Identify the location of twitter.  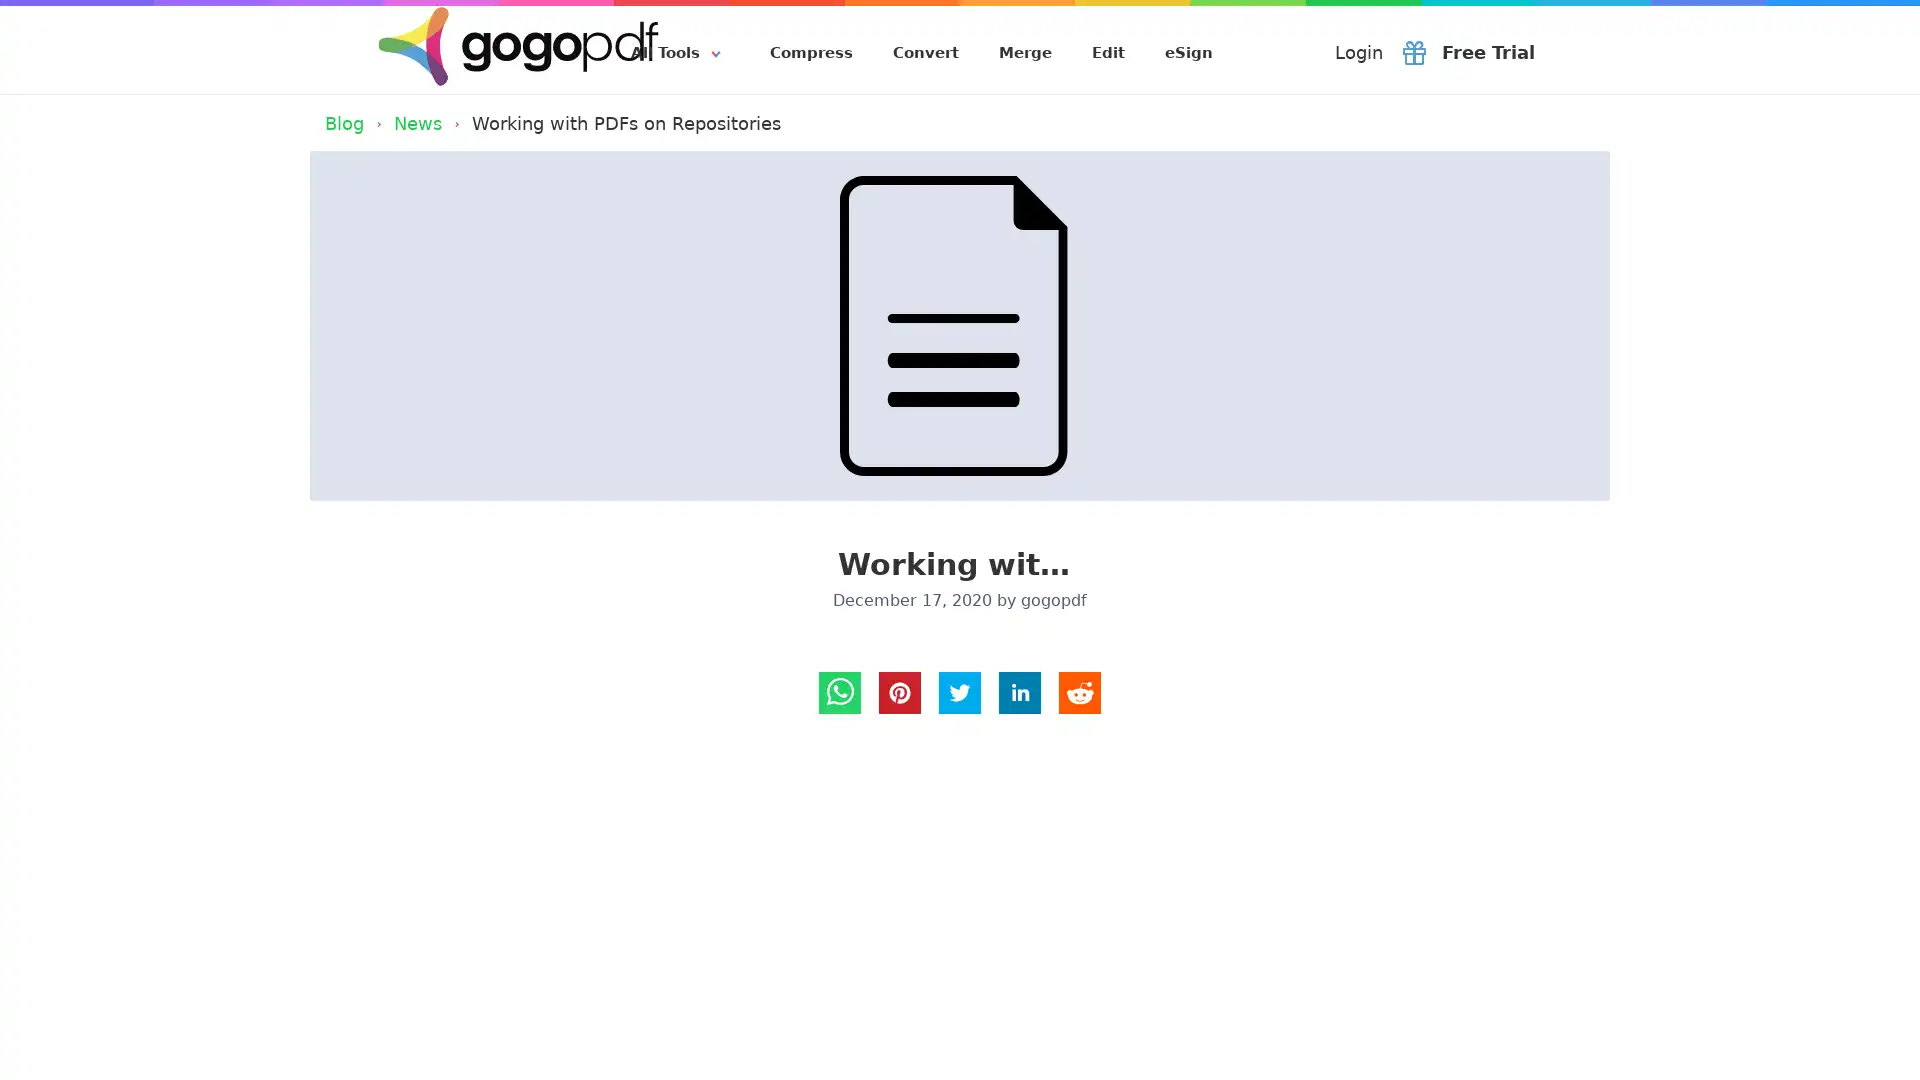
(960, 692).